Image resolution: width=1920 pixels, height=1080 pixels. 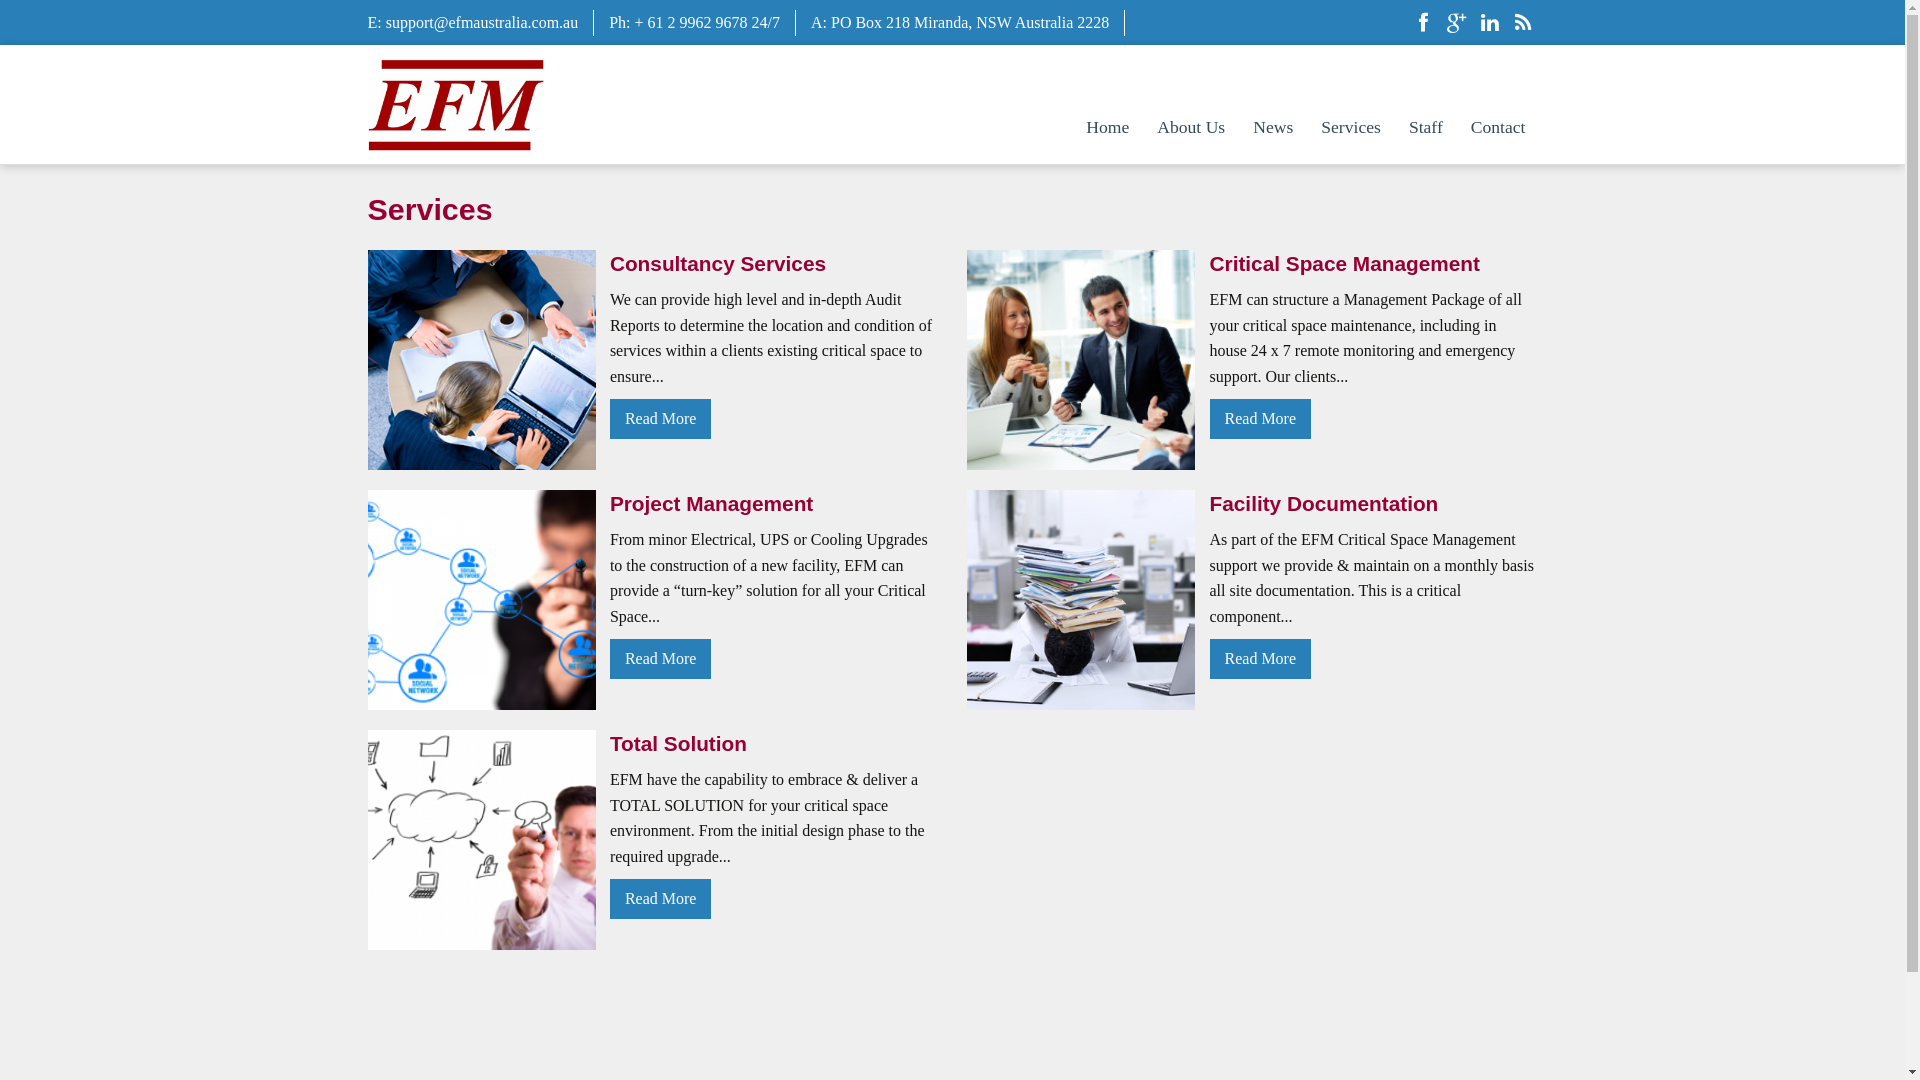 I want to click on 'Contact', so click(x=1498, y=127).